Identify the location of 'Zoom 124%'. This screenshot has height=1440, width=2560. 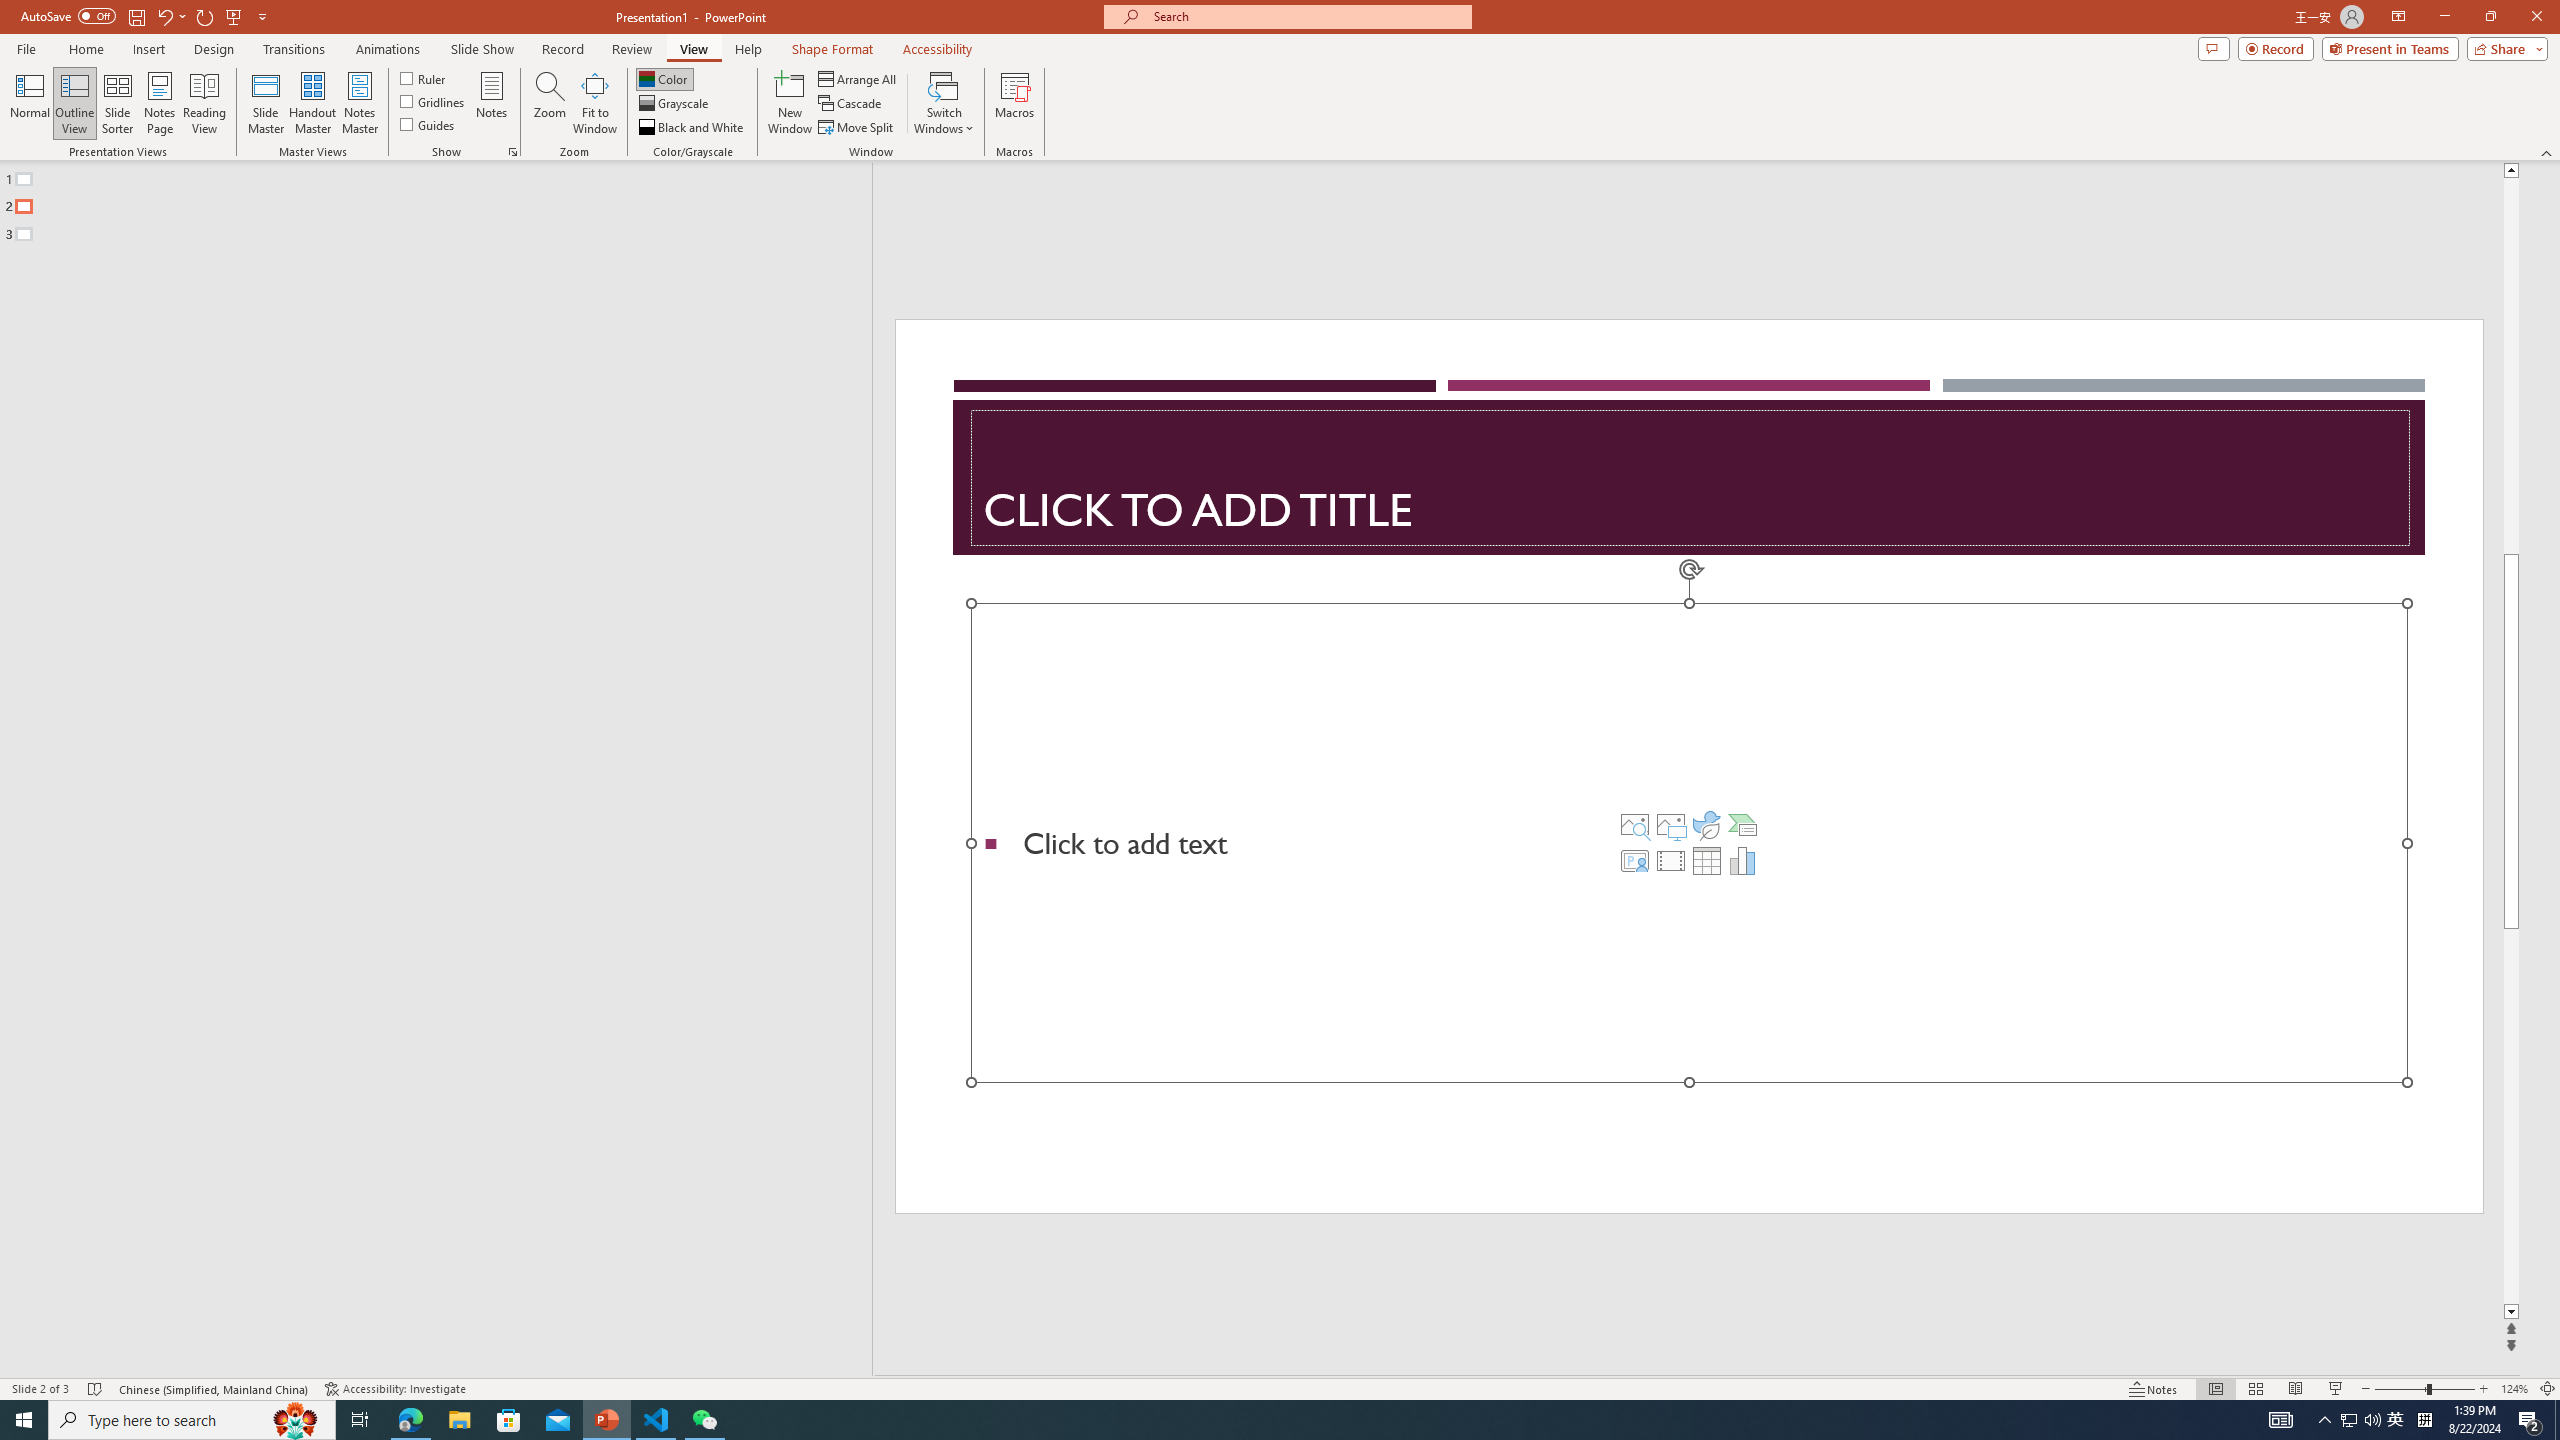
(2515, 1389).